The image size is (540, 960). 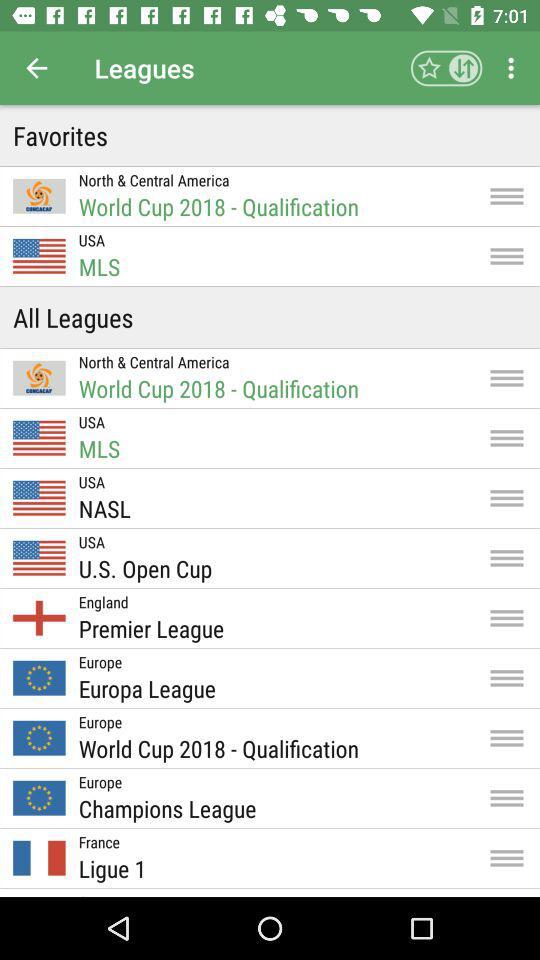 I want to click on the menu which is to the right of the world cup 2018  qualification in favorites, so click(x=507, y=196).